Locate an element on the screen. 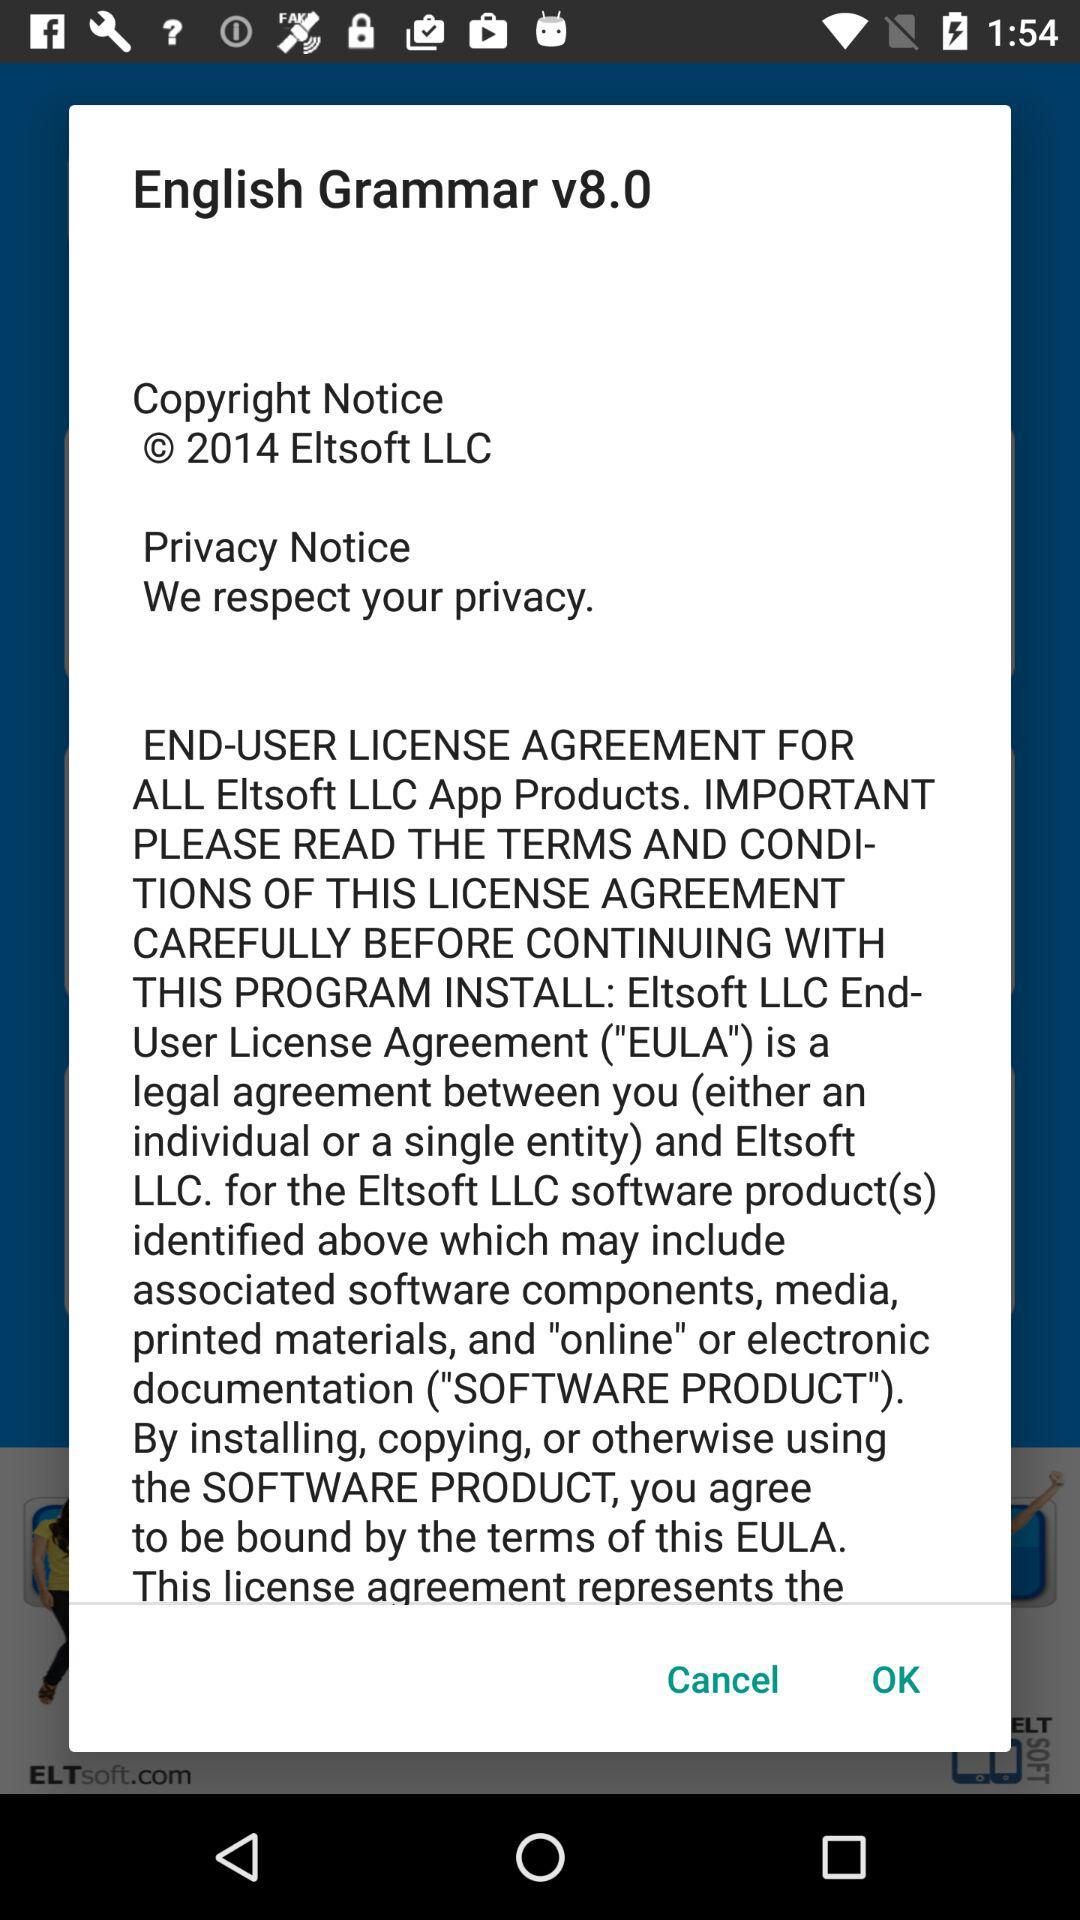 The width and height of the screenshot is (1080, 1920). ok button is located at coordinates (894, 1678).